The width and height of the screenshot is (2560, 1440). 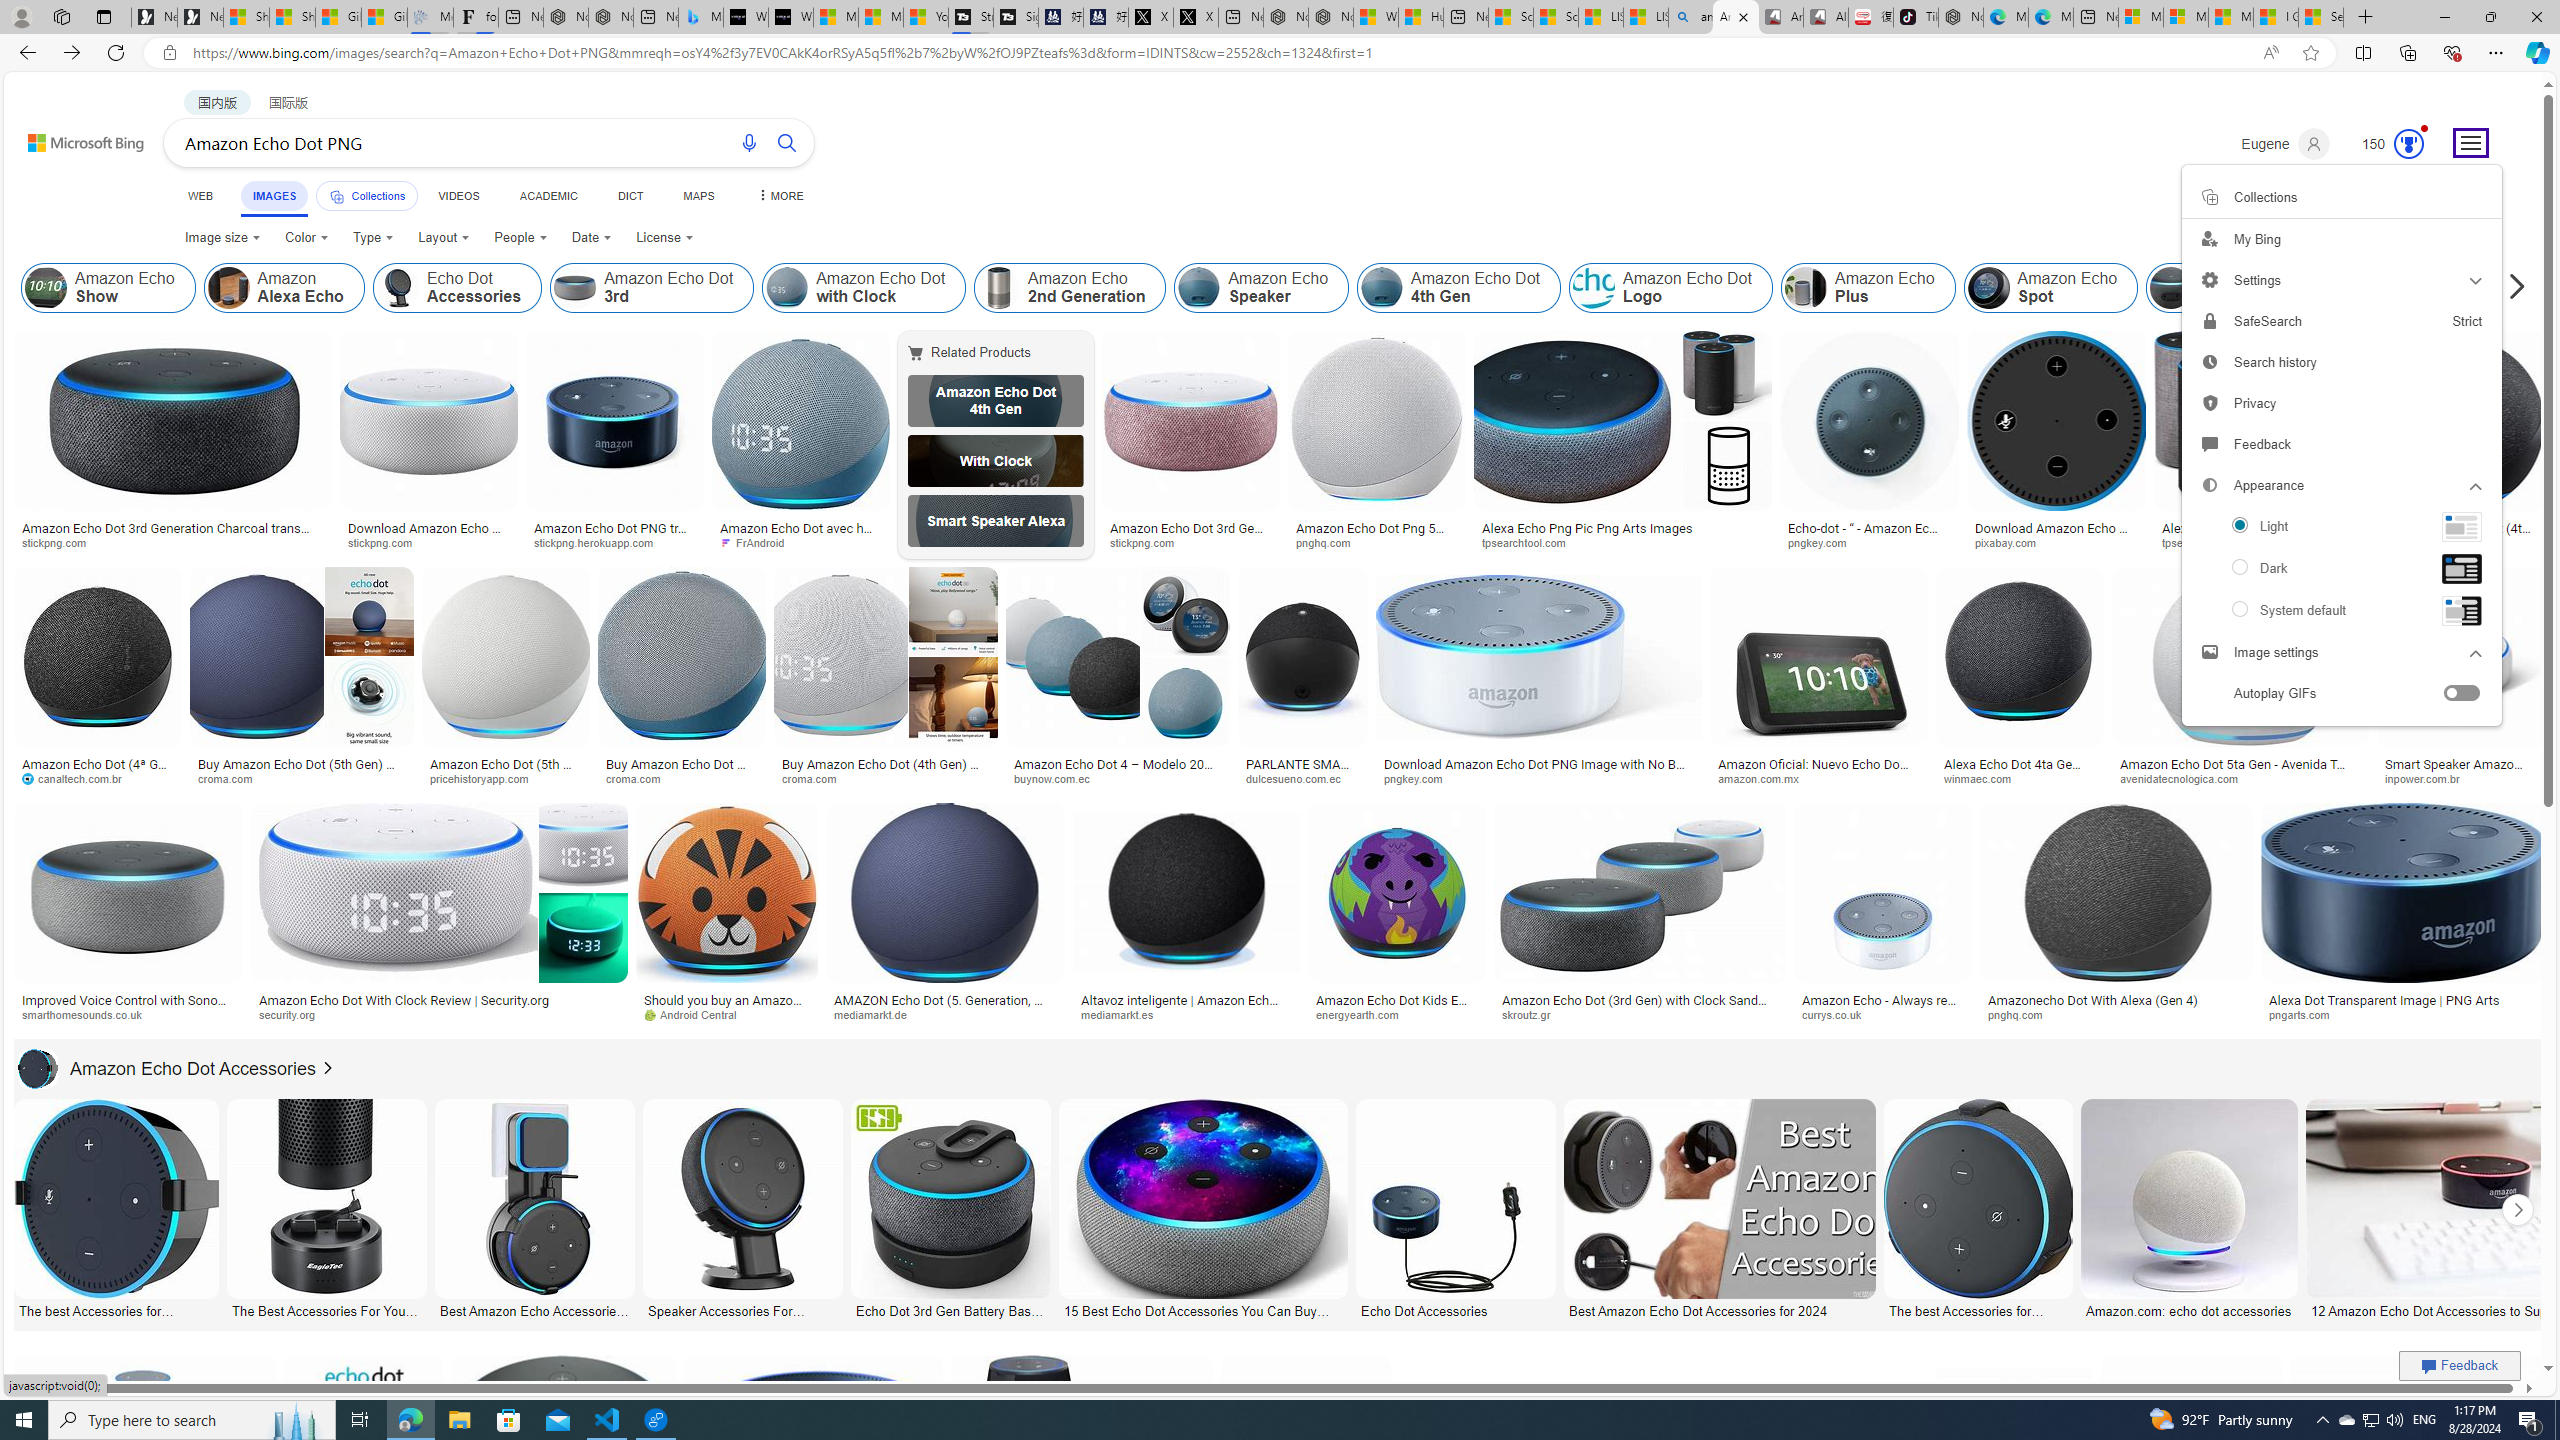 I want to click on 'Date', so click(x=591, y=237).